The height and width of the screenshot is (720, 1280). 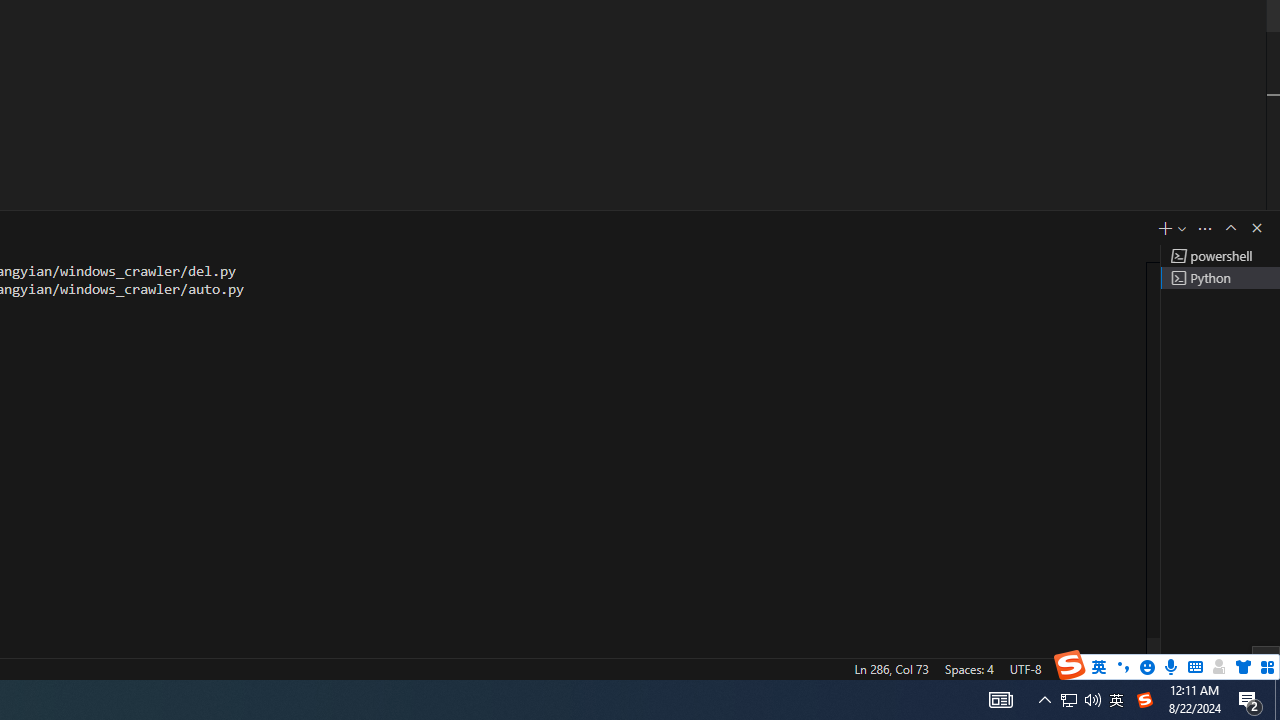 What do you see at coordinates (968, 668) in the screenshot?
I see `'Spaces: 4'` at bounding box center [968, 668].